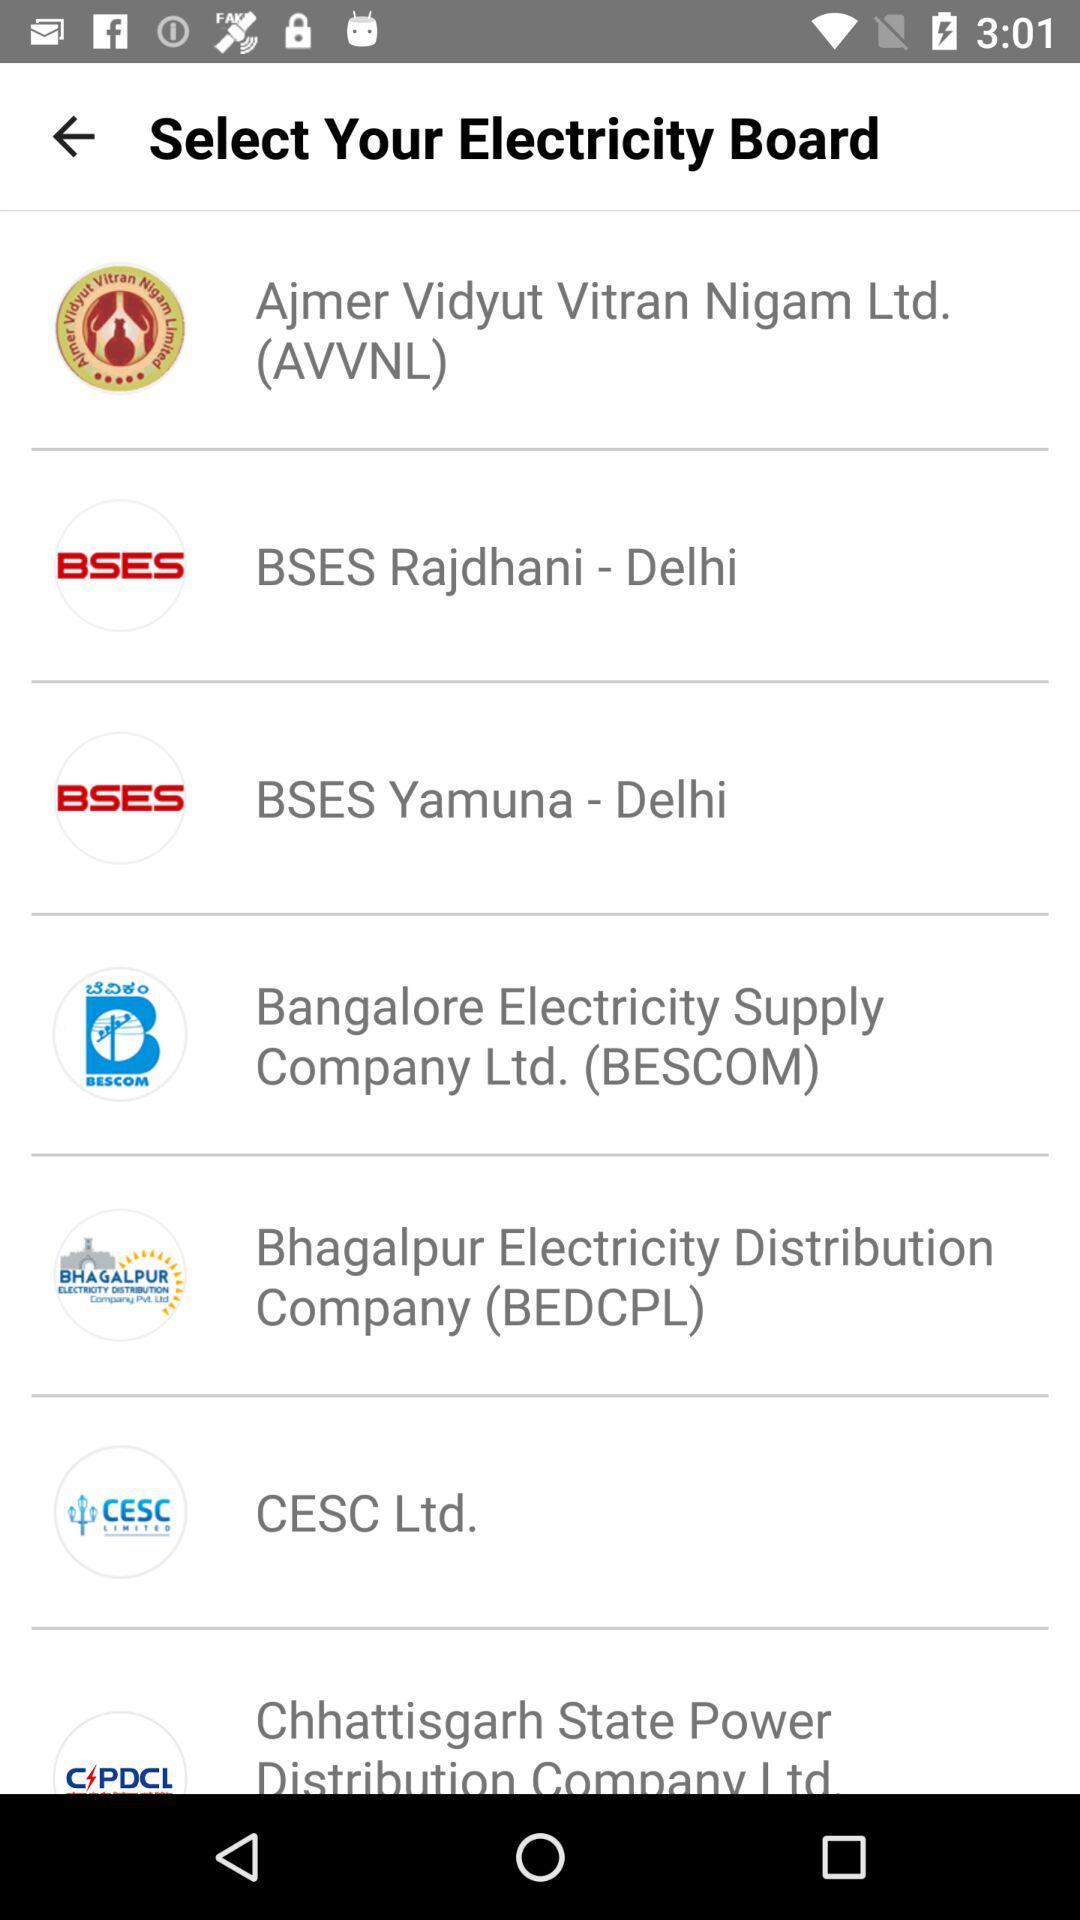  I want to click on the item above ajmer vidyut vitran, so click(513, 135).